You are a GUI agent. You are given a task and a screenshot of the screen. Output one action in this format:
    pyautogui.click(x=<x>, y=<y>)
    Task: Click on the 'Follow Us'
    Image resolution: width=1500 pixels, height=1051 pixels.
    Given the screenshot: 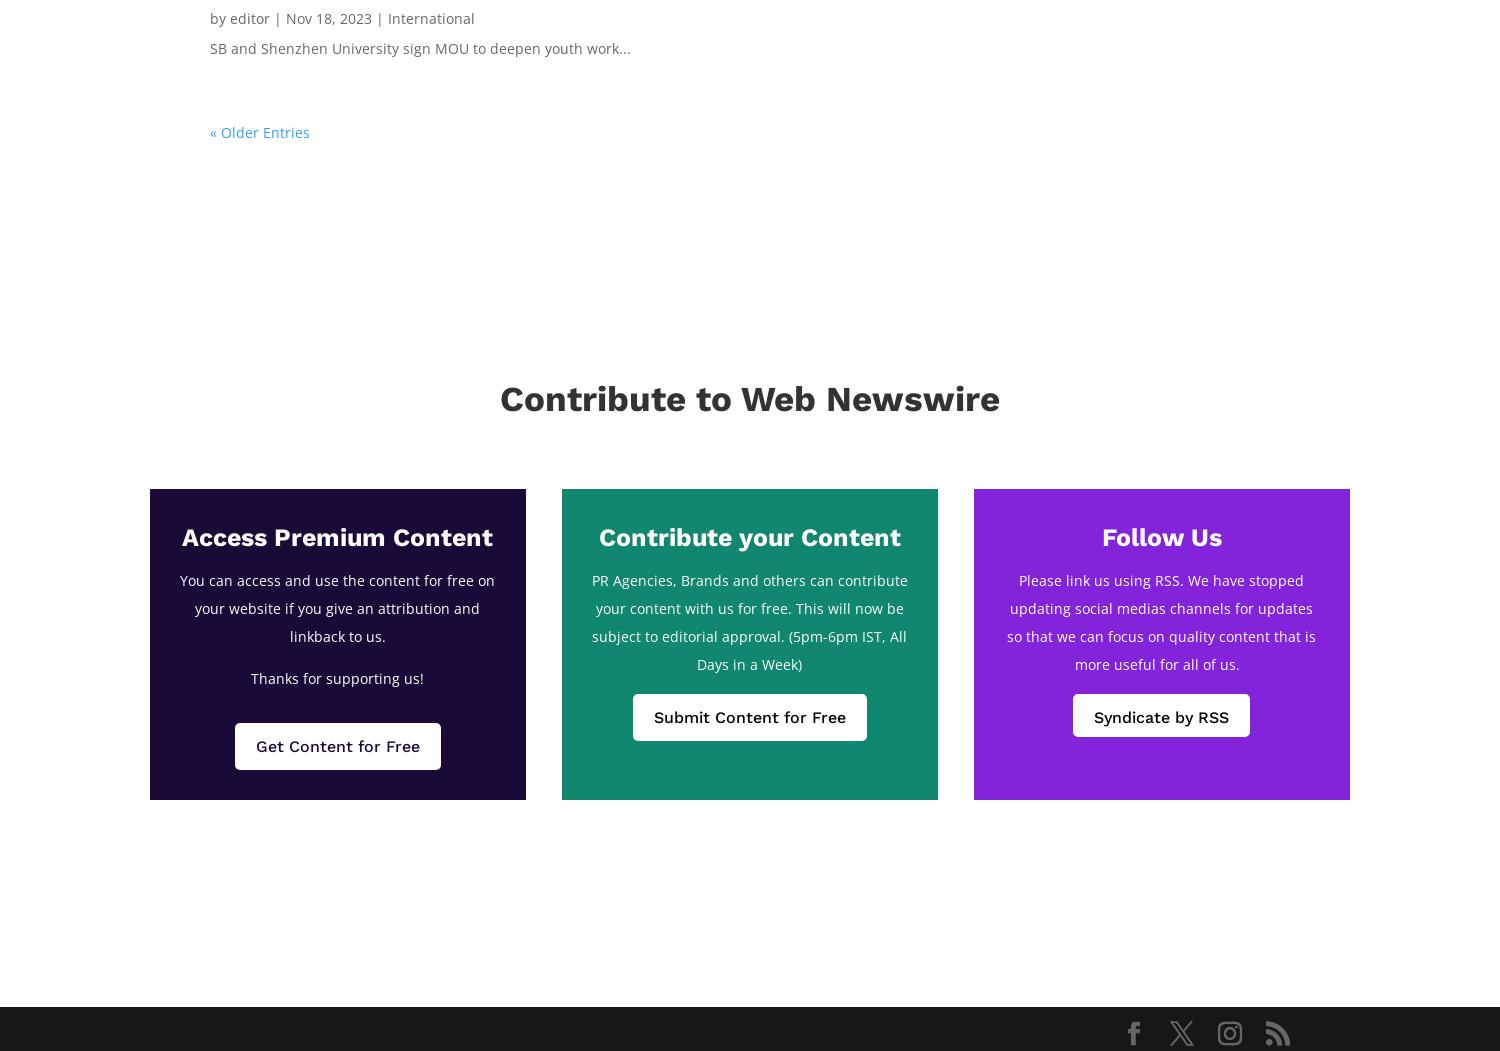 What is the action you would take?
    pyautogui.click(x=1161, y=536)
    